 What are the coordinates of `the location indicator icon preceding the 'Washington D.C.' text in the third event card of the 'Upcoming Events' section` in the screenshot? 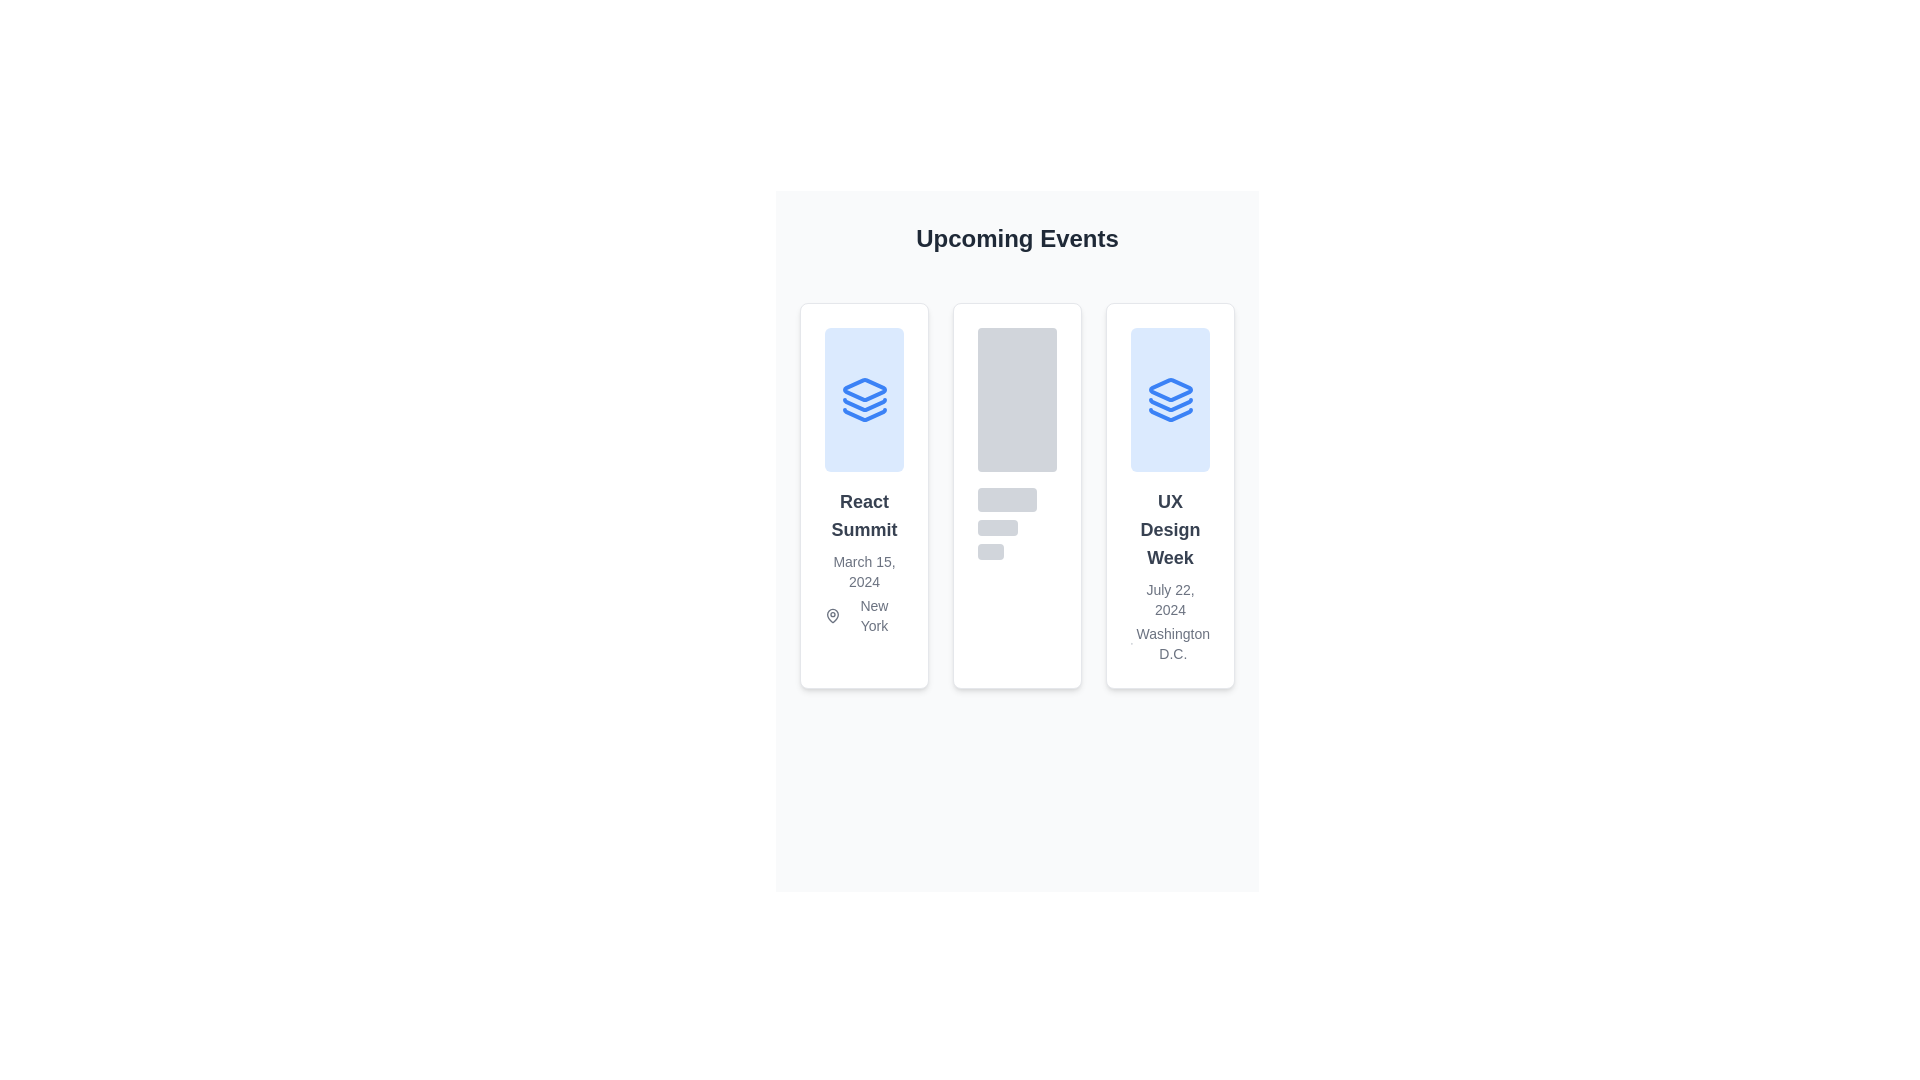 It's located at (1131, 644).